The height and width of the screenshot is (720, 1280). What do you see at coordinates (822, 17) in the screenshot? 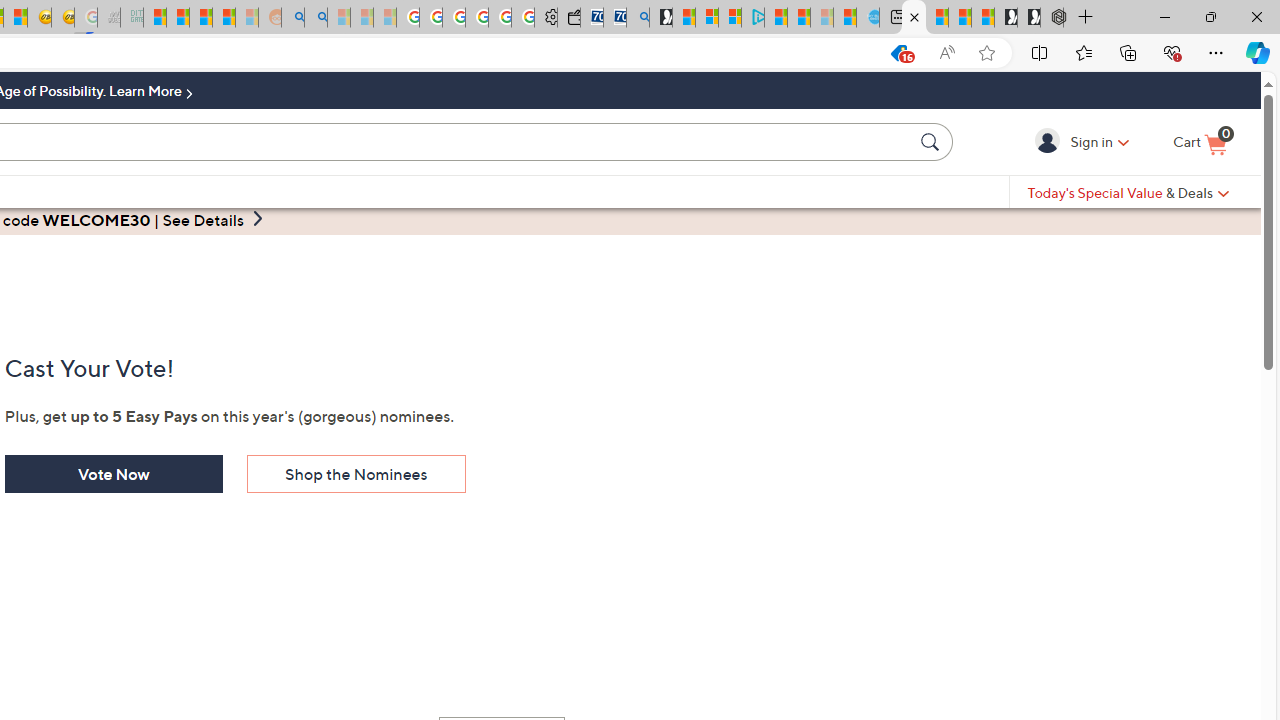
I see `'Microsoft Start - Sleeping'` at bounding box center [822, 17].